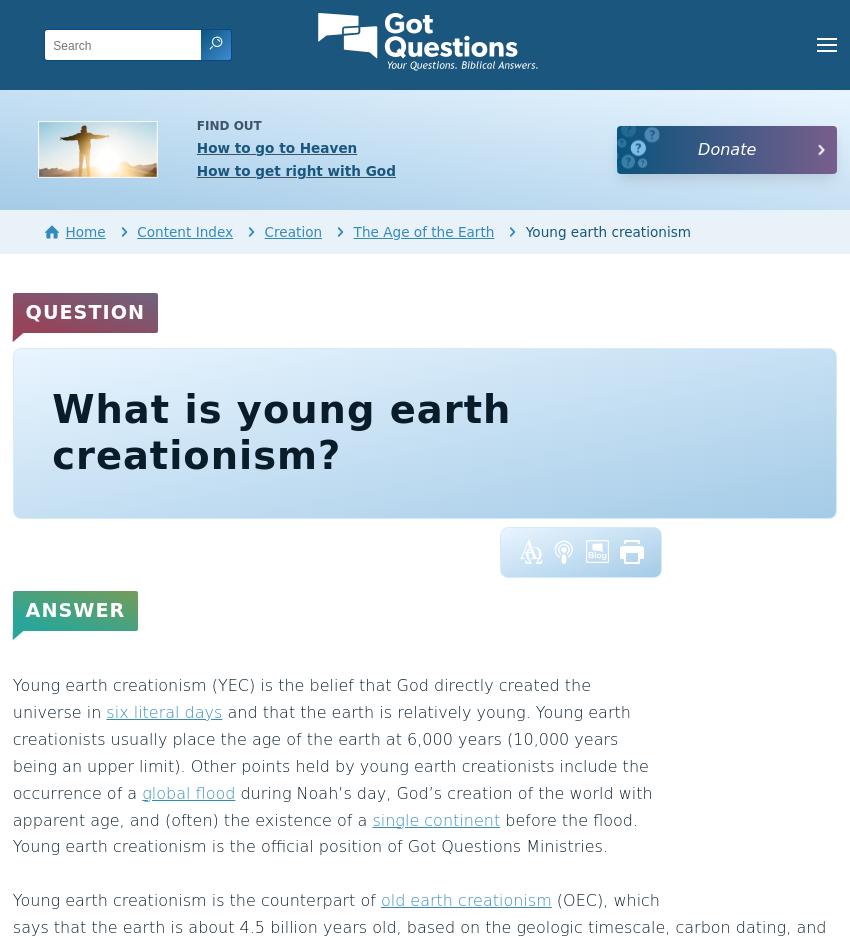 The height and width of the screenshot is (938, 850). I want to click on 'global flood', so click(187, 791).